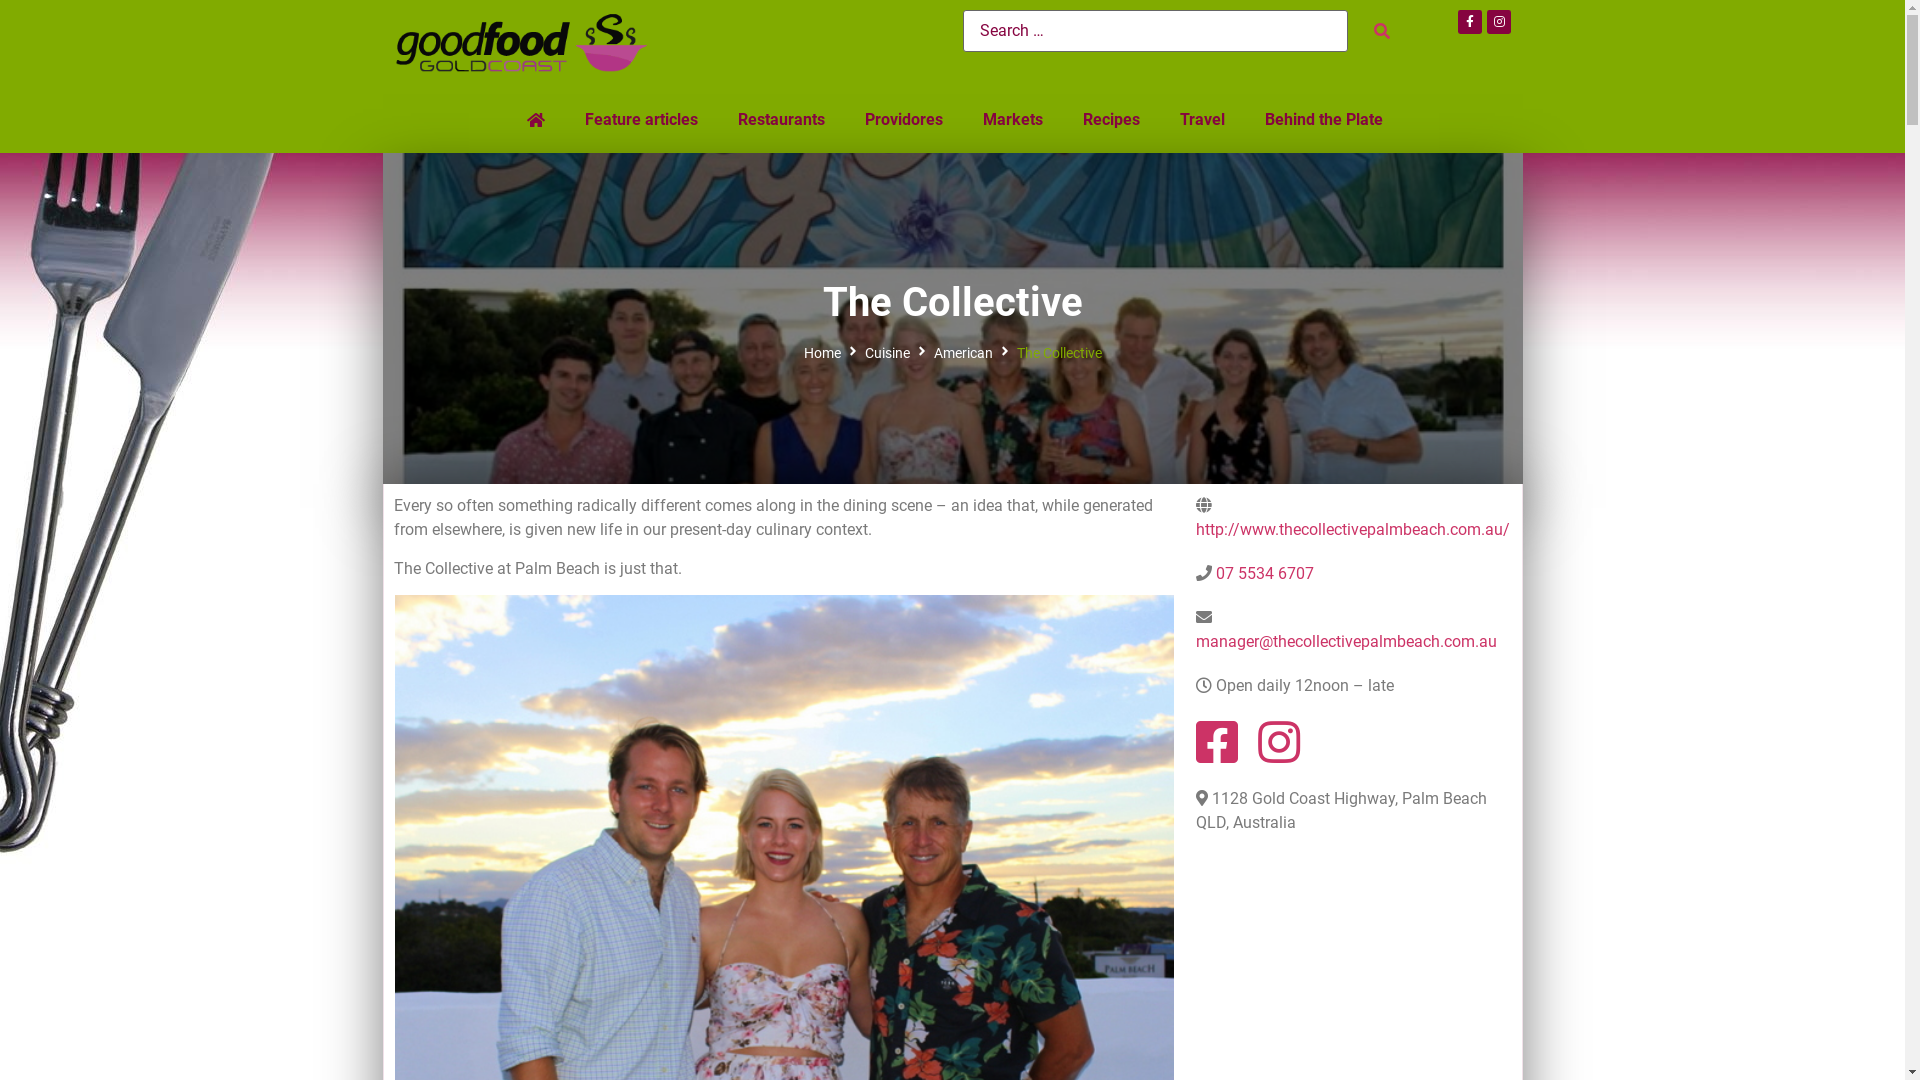 The width and height of the screenshot is (1920, 1080). What do you see at coordinates (1346, 641) in the screenshot?
I see `'manager@thecollectivepalmbeach.com.au'` at bounding box center [1346, 641].